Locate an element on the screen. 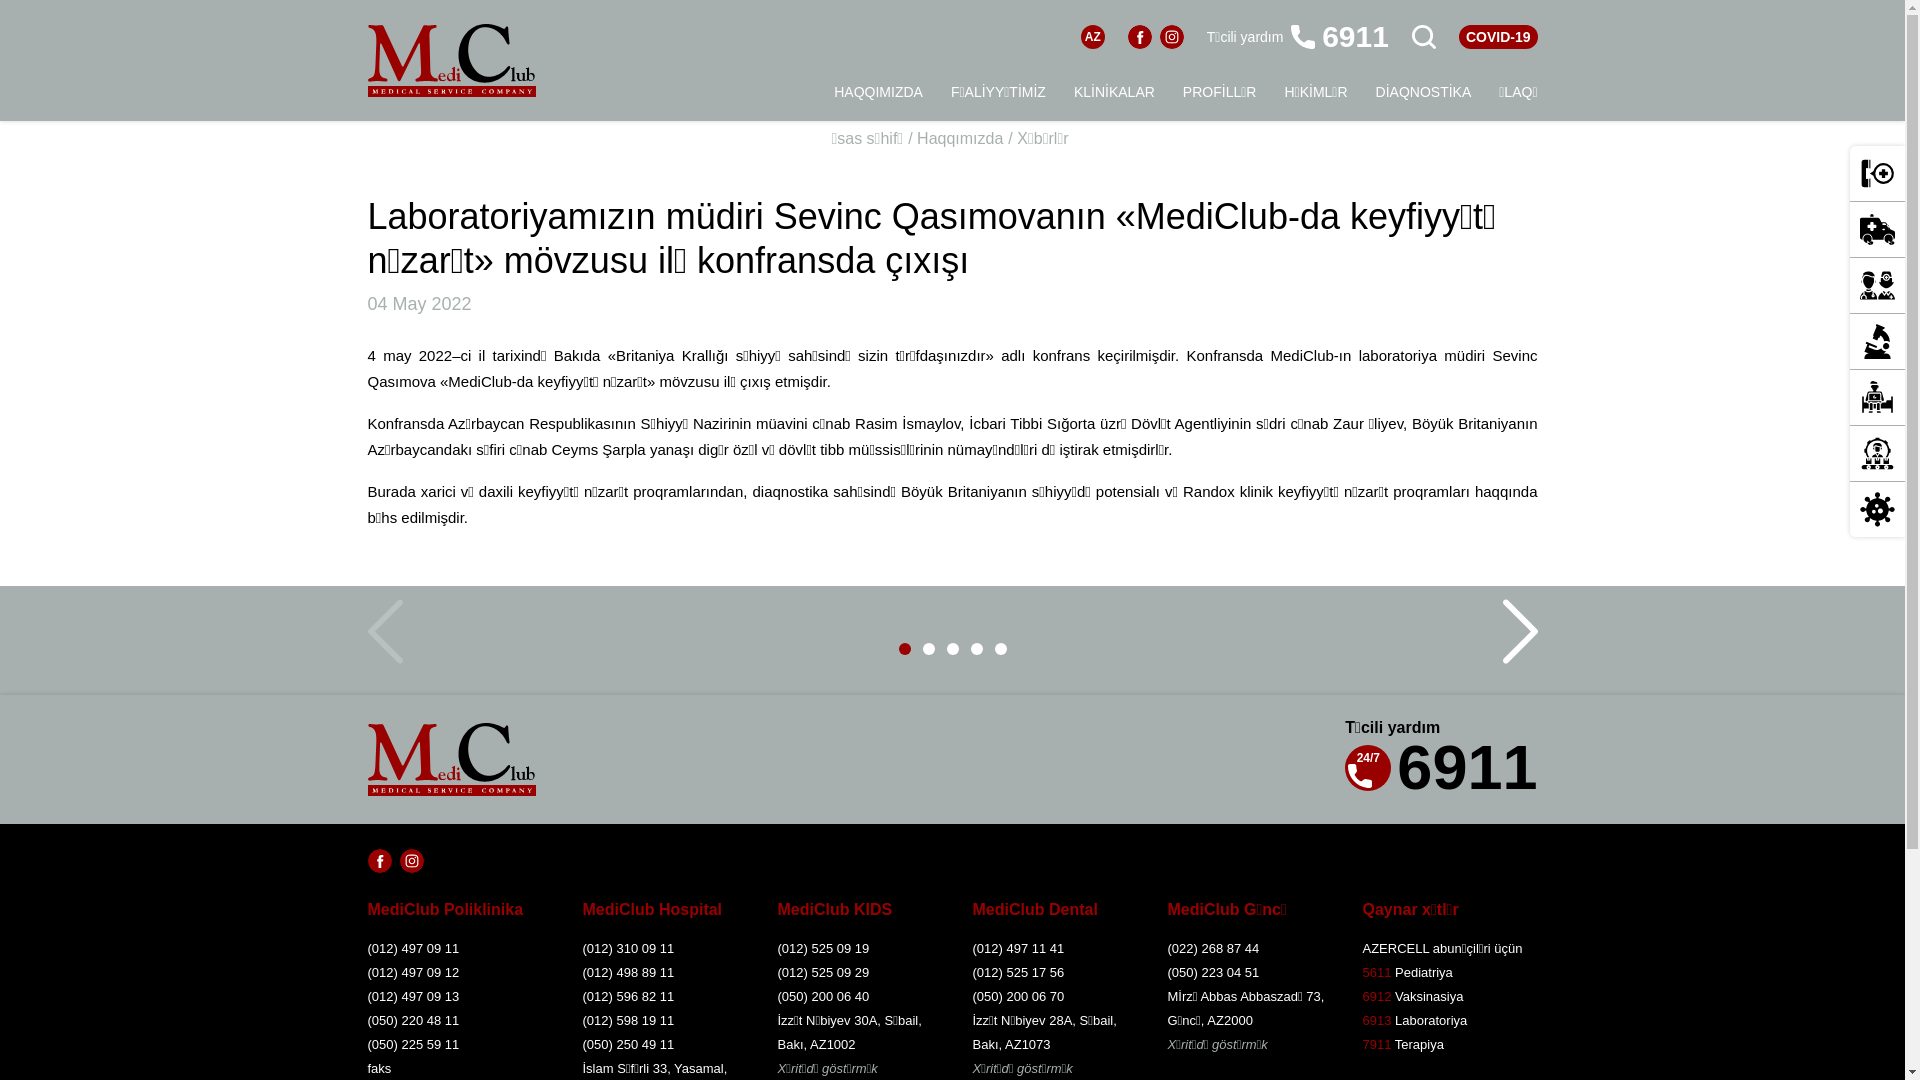 The height and width of the screenshot is (1080, 1920). '6912' is located at coordinates (1375, 996).